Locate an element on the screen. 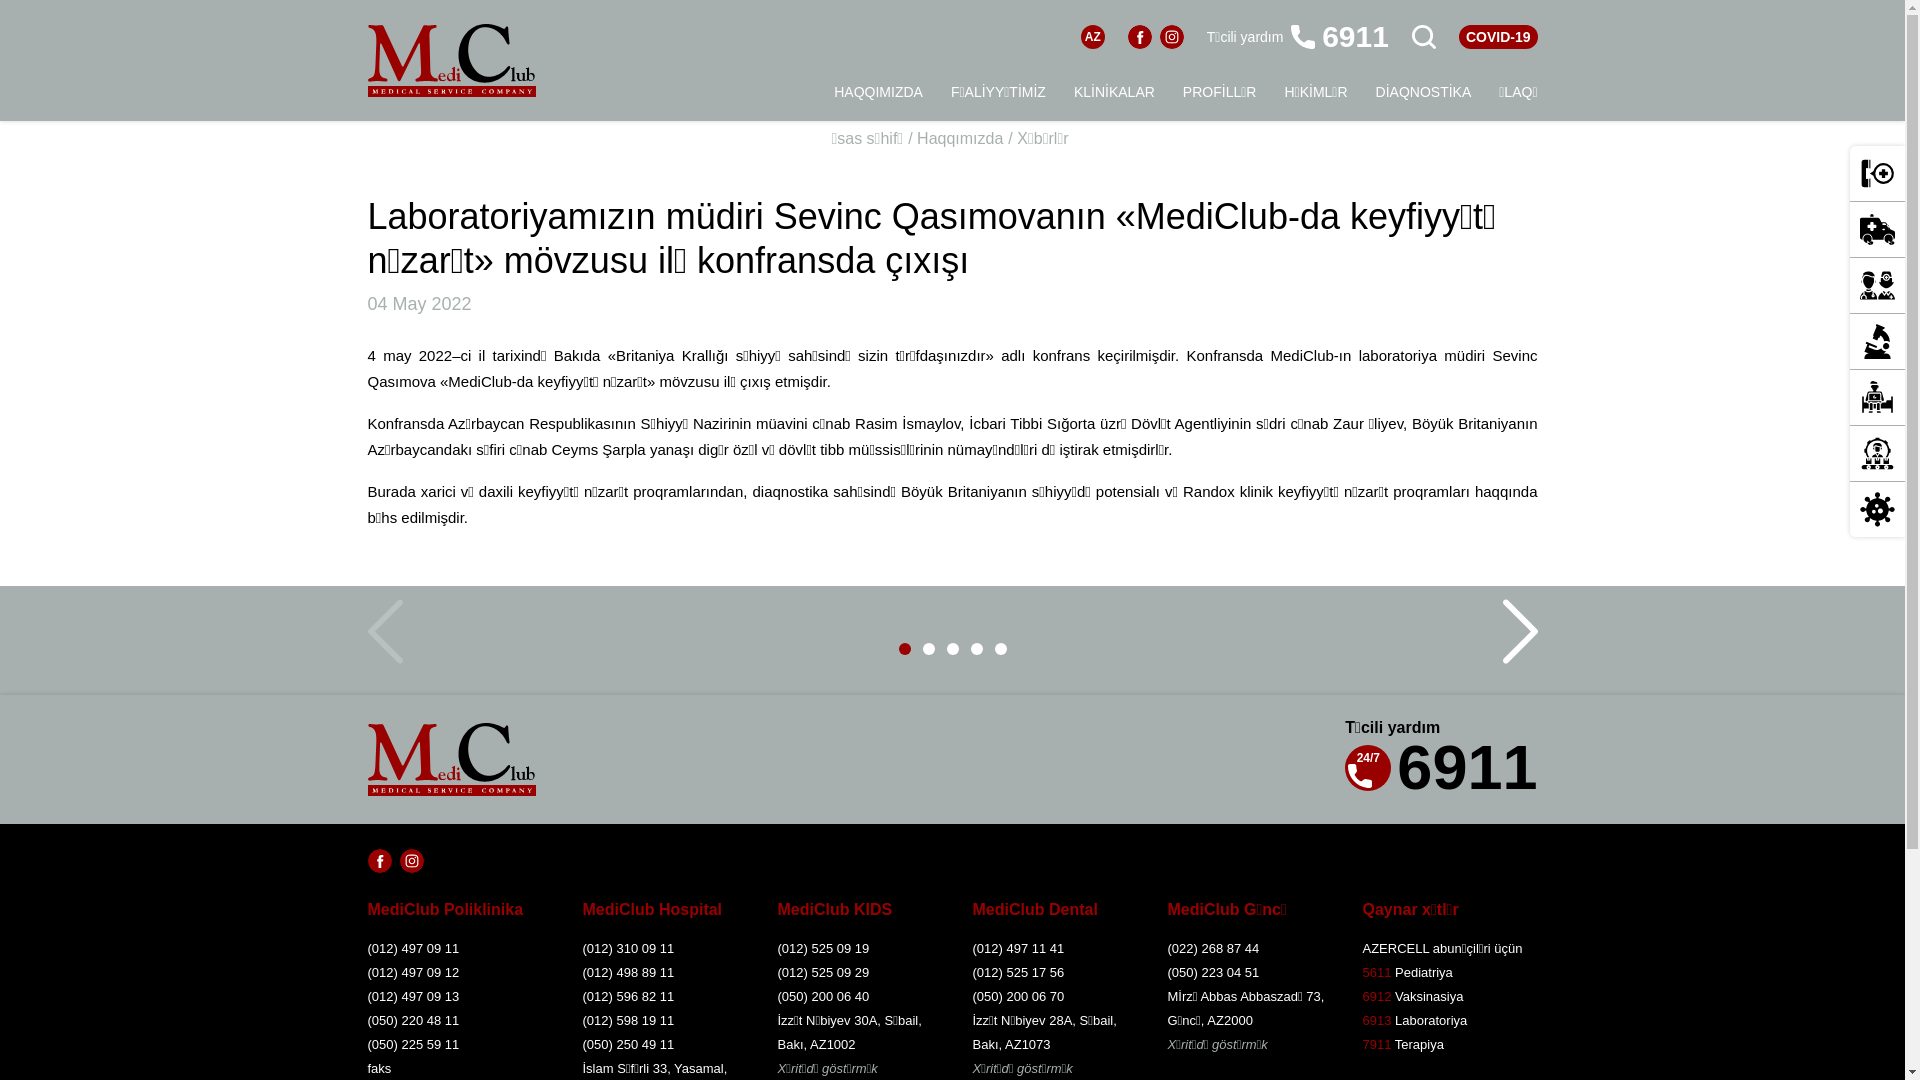 The height and width of the screenshot is (1080, 1920). '6912' is located at coordinates (1375, 996).